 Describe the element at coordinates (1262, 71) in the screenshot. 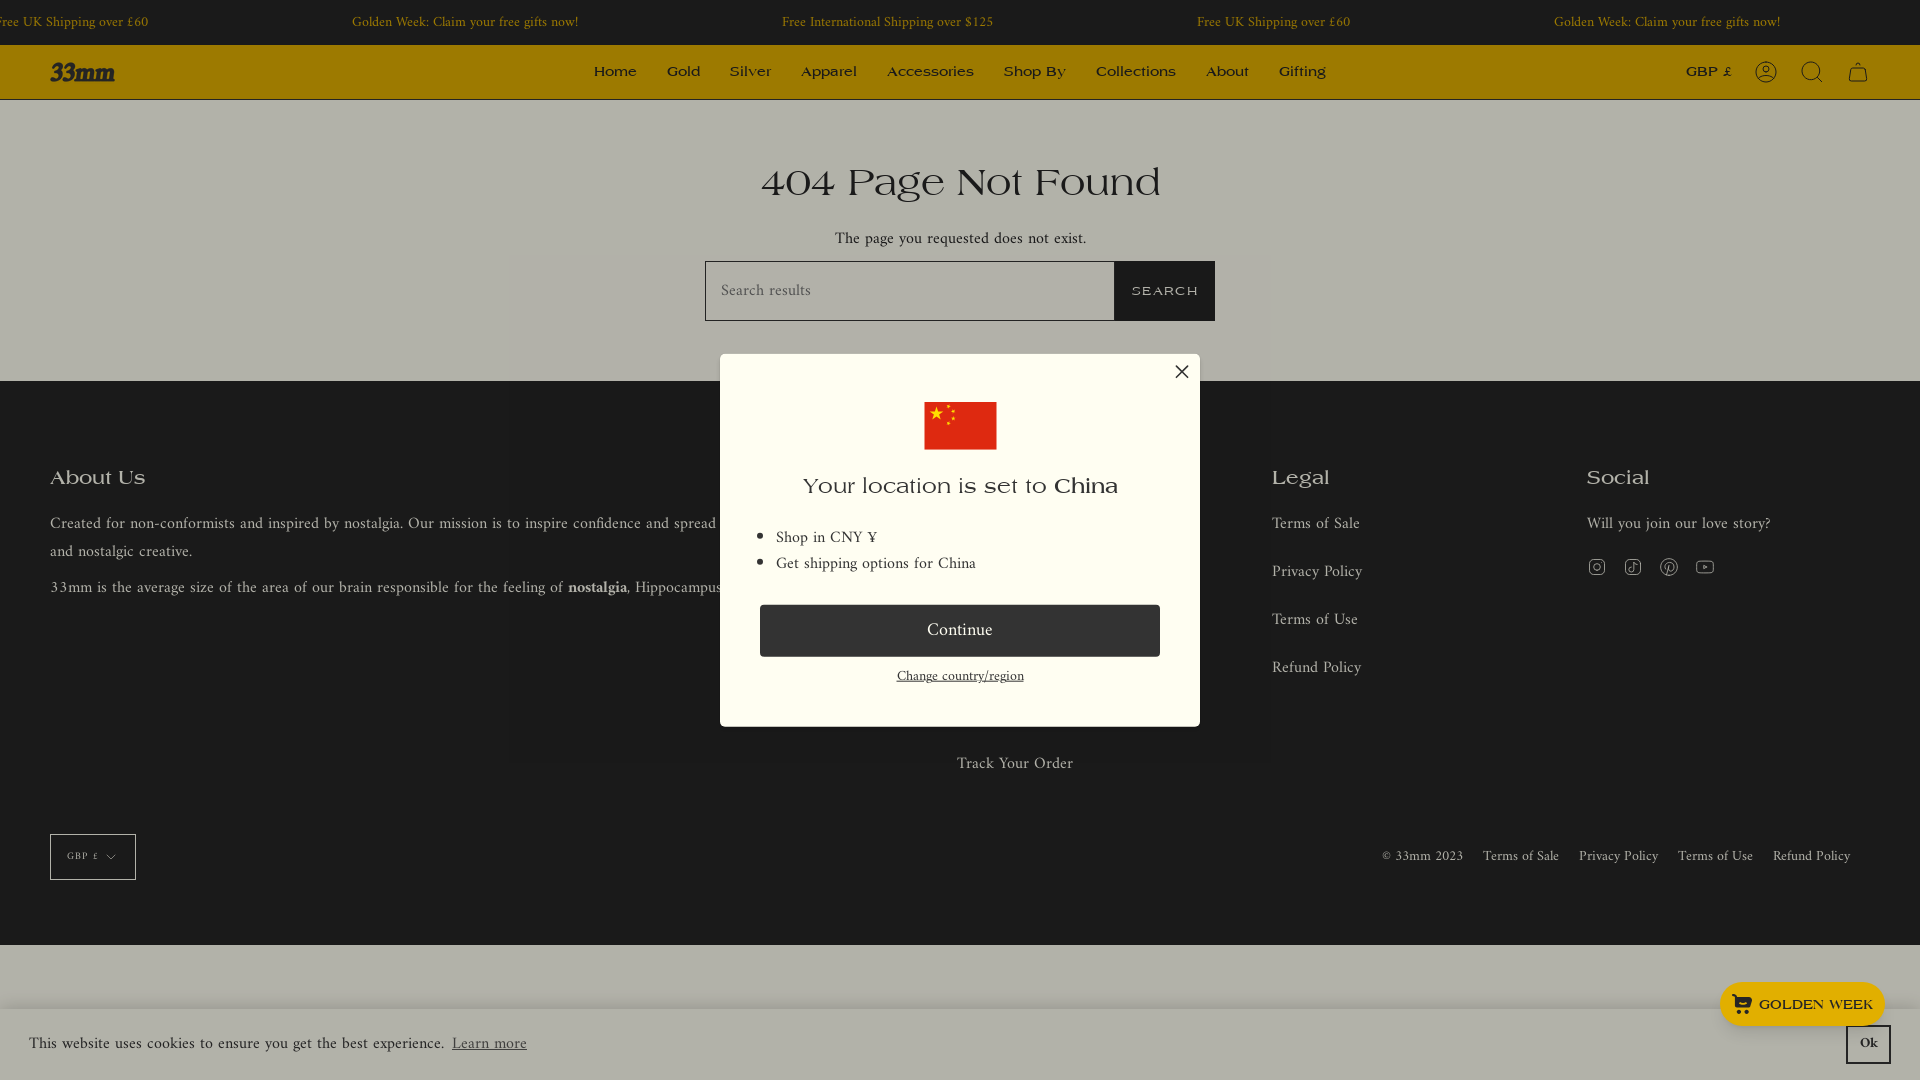

I see `'Gifting'` at that location.